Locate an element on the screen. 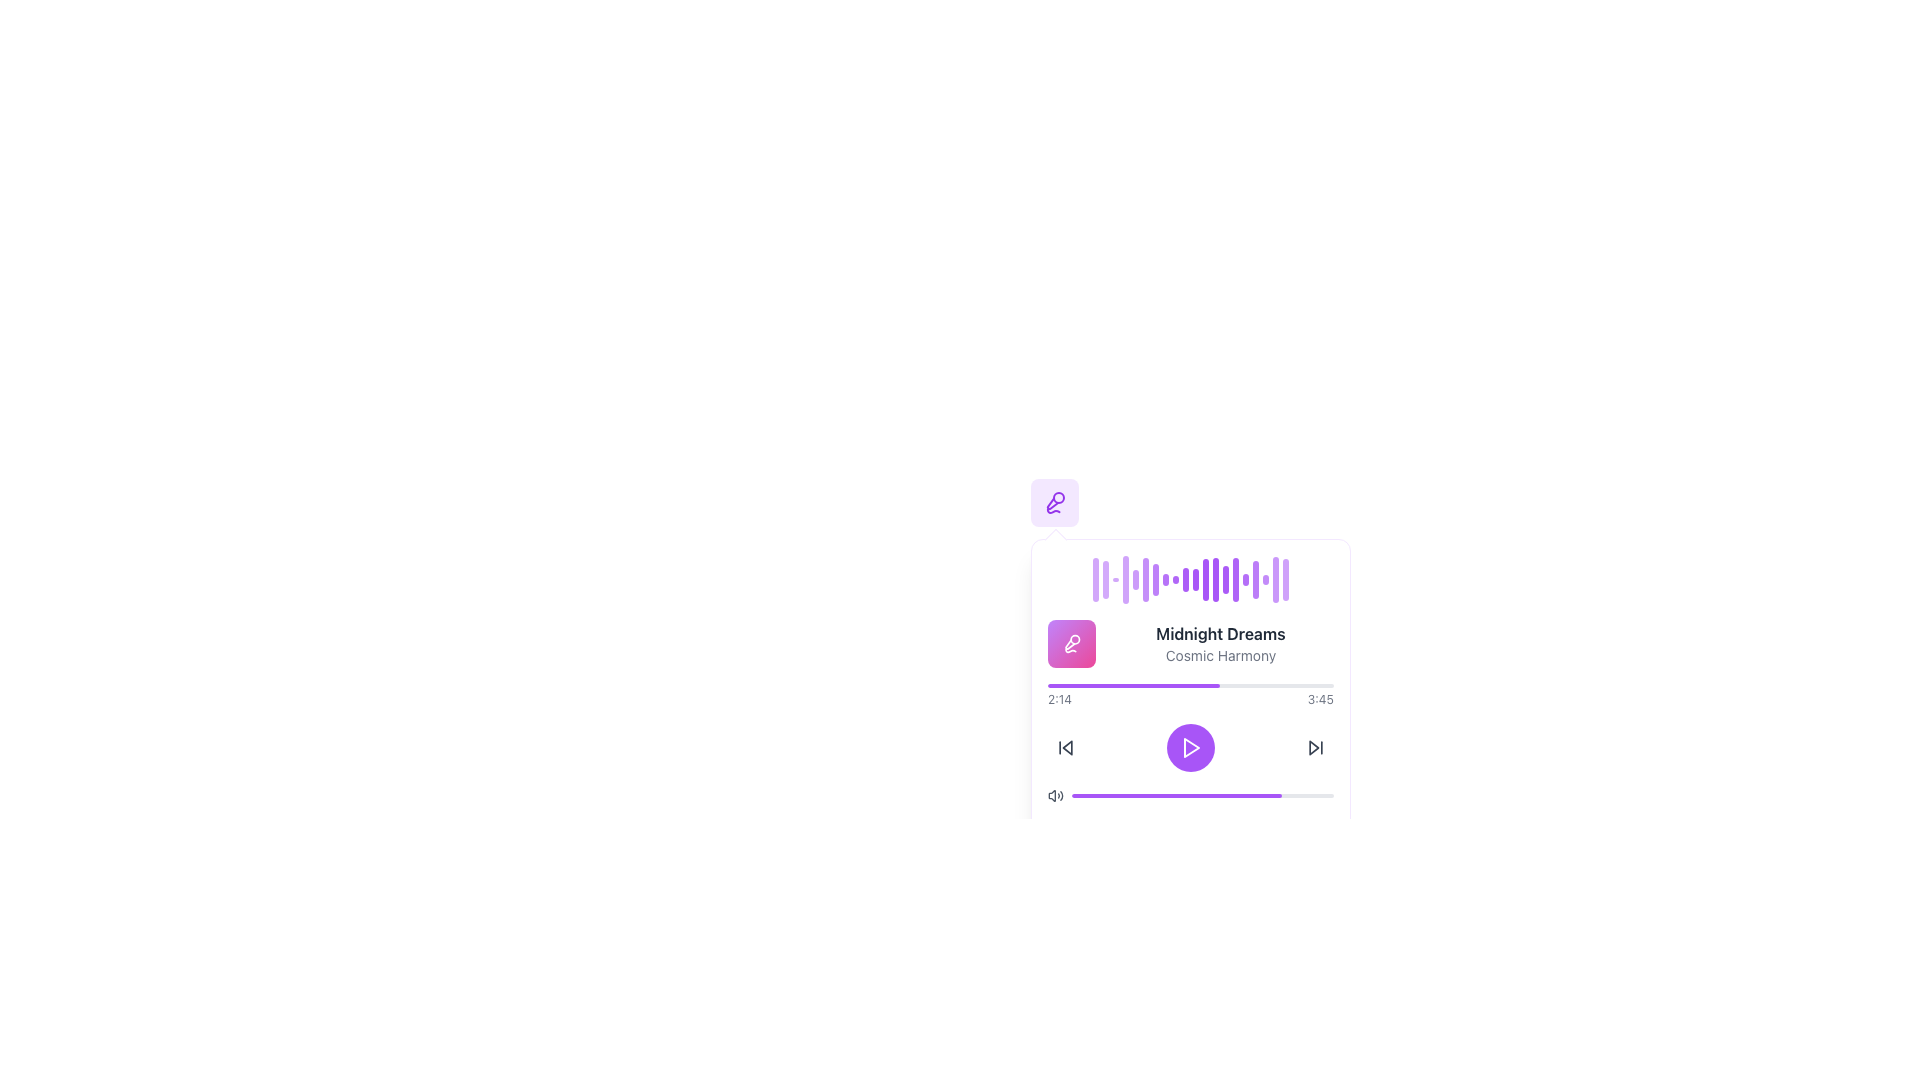 Image resolution: width=1920 pixels, height=1080 pixels. the volume icon resembling a speaker with sound waves, located on the left side of the sound control area is located at coordinates (1051, 794).